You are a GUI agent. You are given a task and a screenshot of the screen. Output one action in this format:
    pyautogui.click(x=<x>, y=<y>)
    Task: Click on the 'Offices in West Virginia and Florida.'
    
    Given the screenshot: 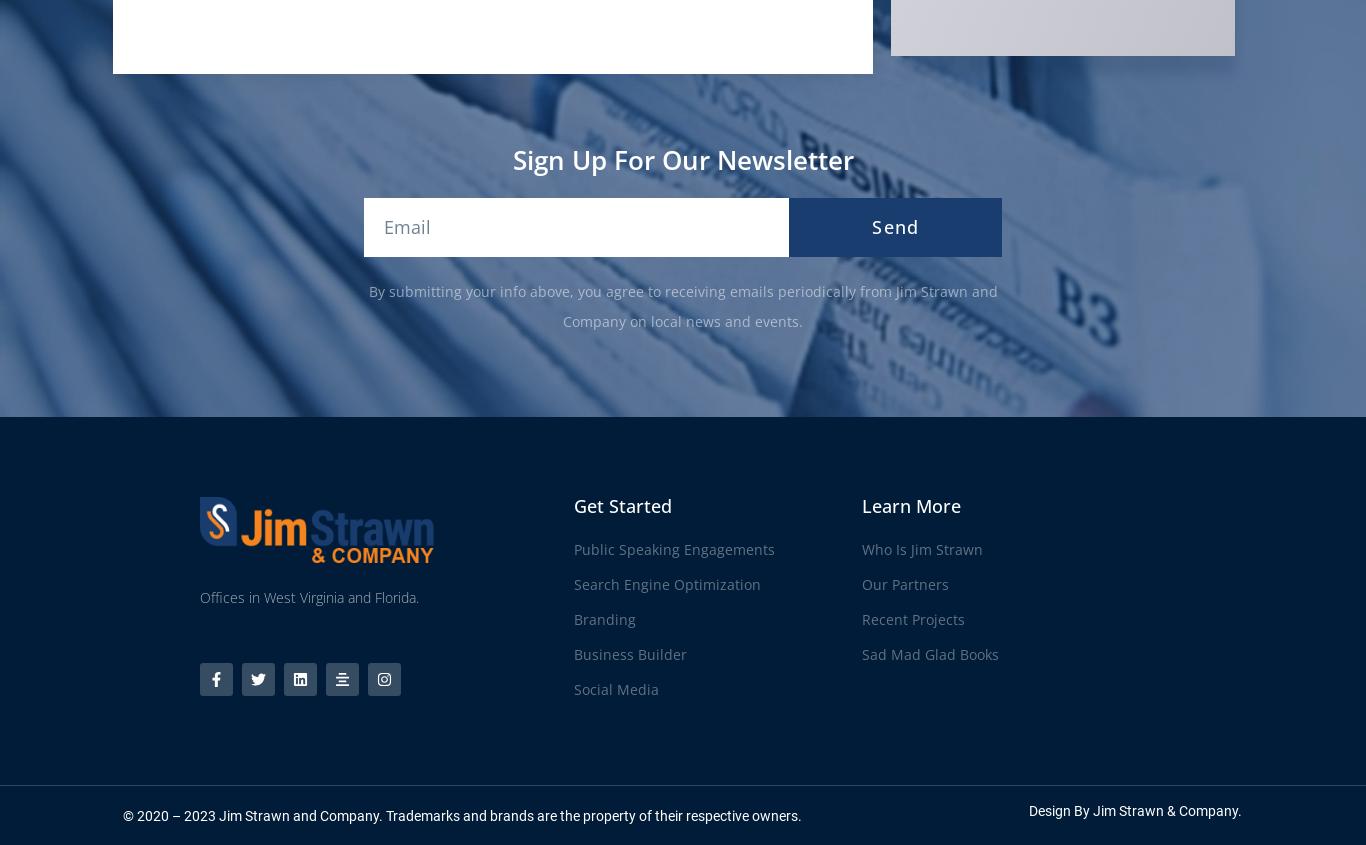 What is the action you would take?
    pyautogui.click(x=308, y=596)
    